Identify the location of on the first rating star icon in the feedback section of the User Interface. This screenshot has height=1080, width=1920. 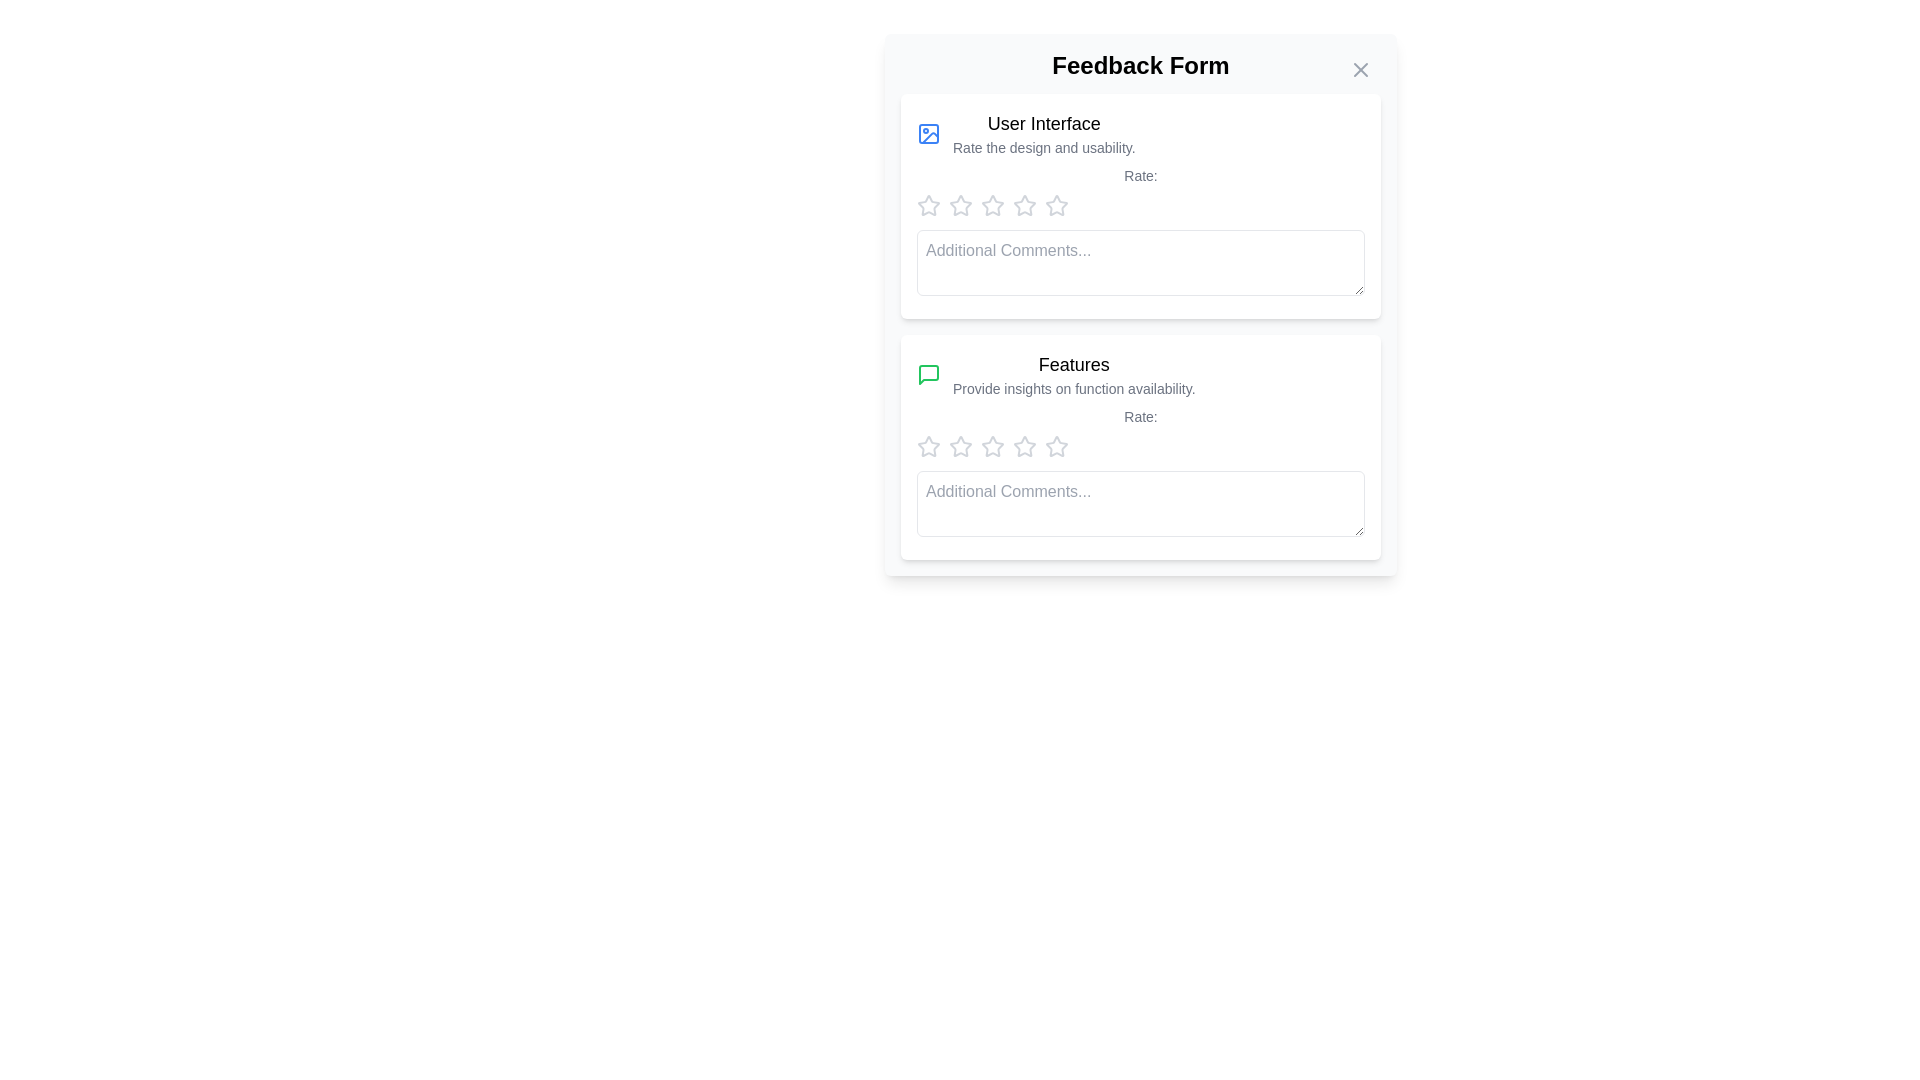
(928, 205).